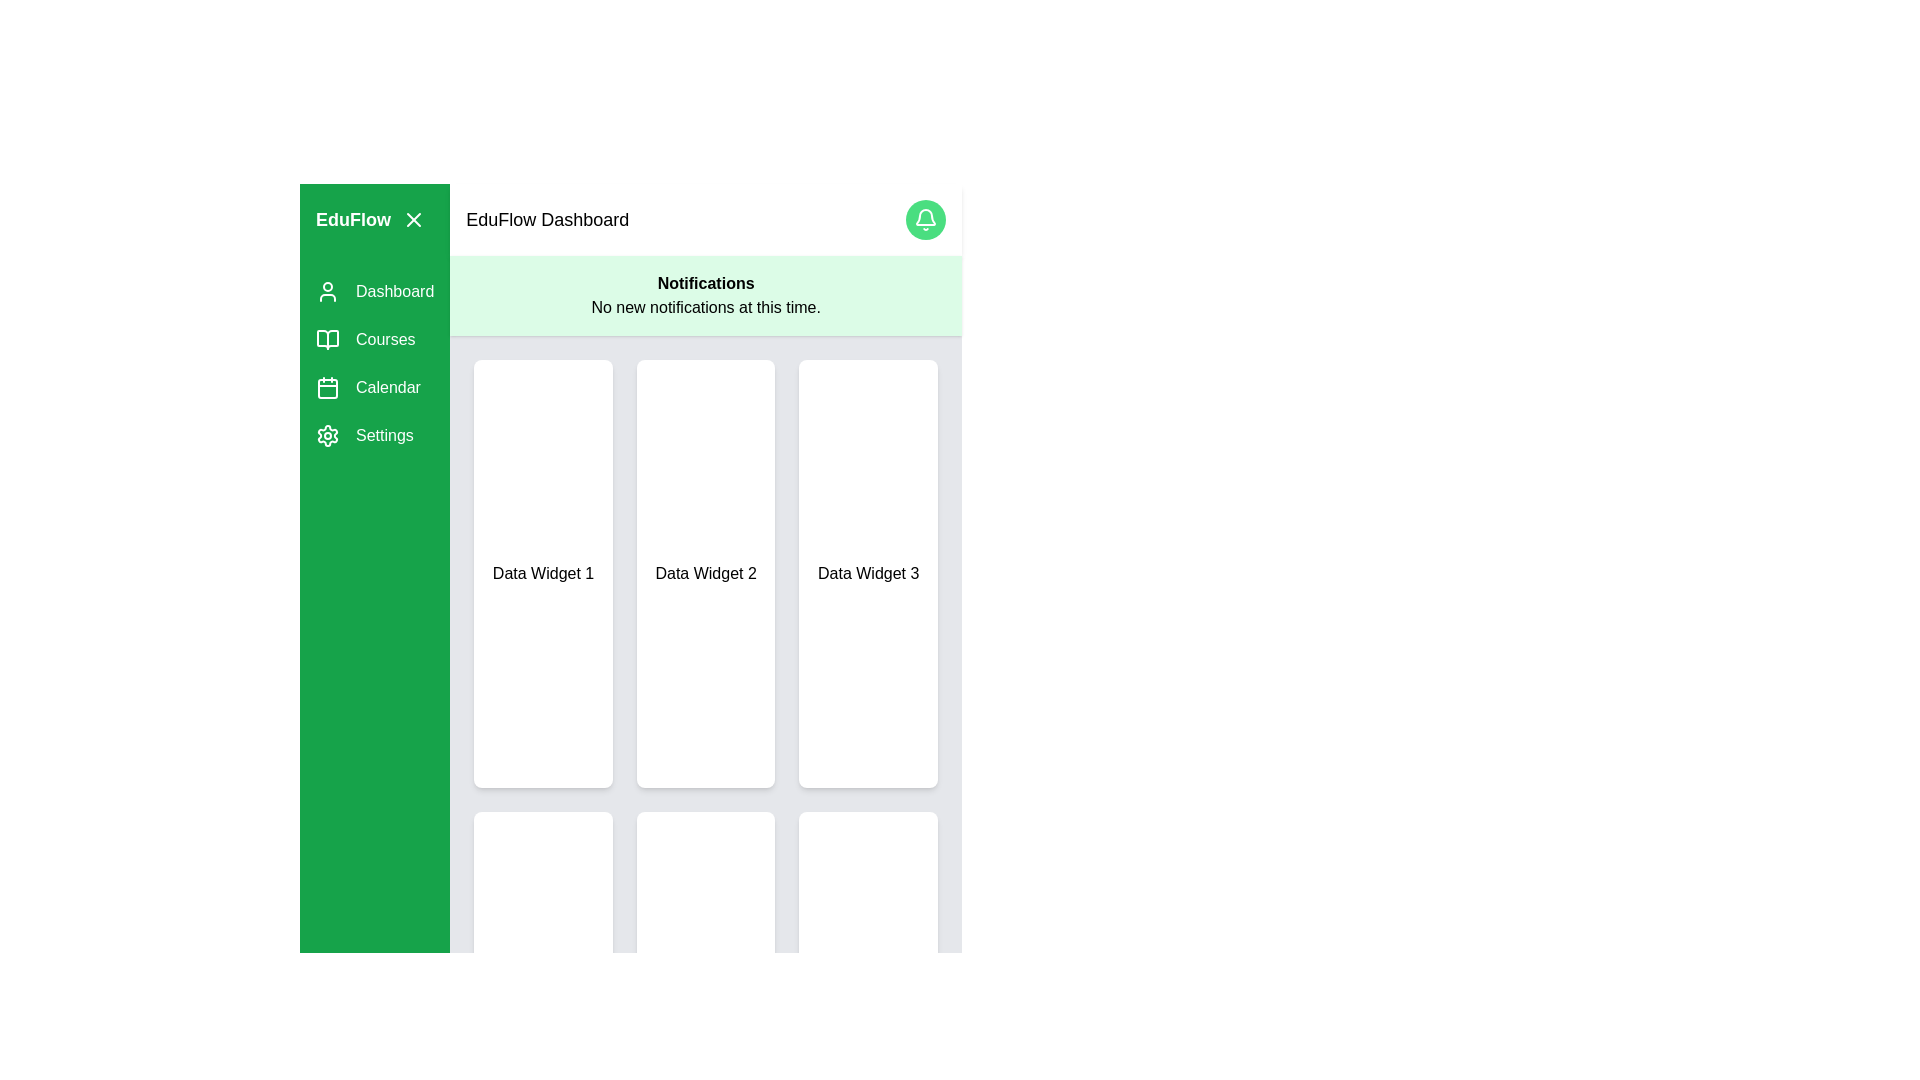  I want to click on the Text Label that informs users there are currently no new notifications, located below the 'Notifications' heading, so click(706, 308).